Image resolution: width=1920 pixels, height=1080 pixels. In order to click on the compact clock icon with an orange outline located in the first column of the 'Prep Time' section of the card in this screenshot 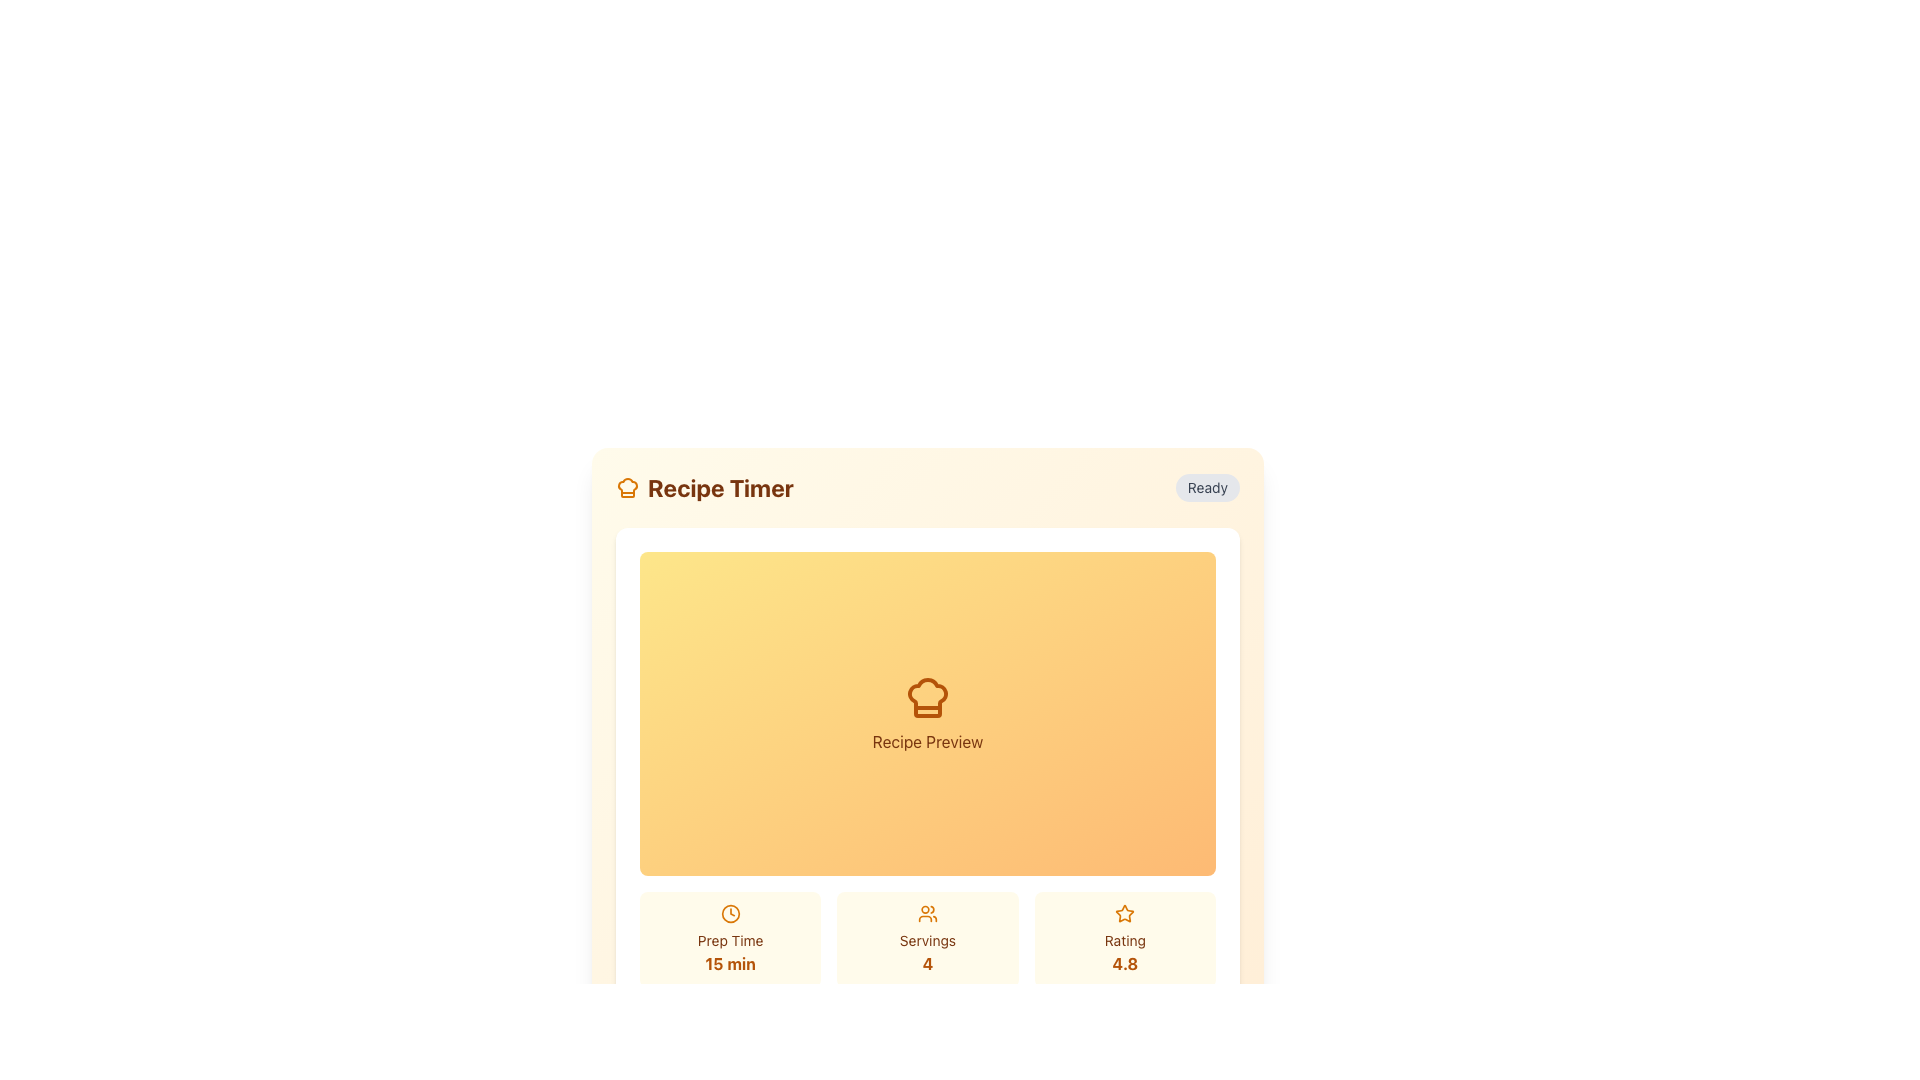, I will do `click(729, 914)`.